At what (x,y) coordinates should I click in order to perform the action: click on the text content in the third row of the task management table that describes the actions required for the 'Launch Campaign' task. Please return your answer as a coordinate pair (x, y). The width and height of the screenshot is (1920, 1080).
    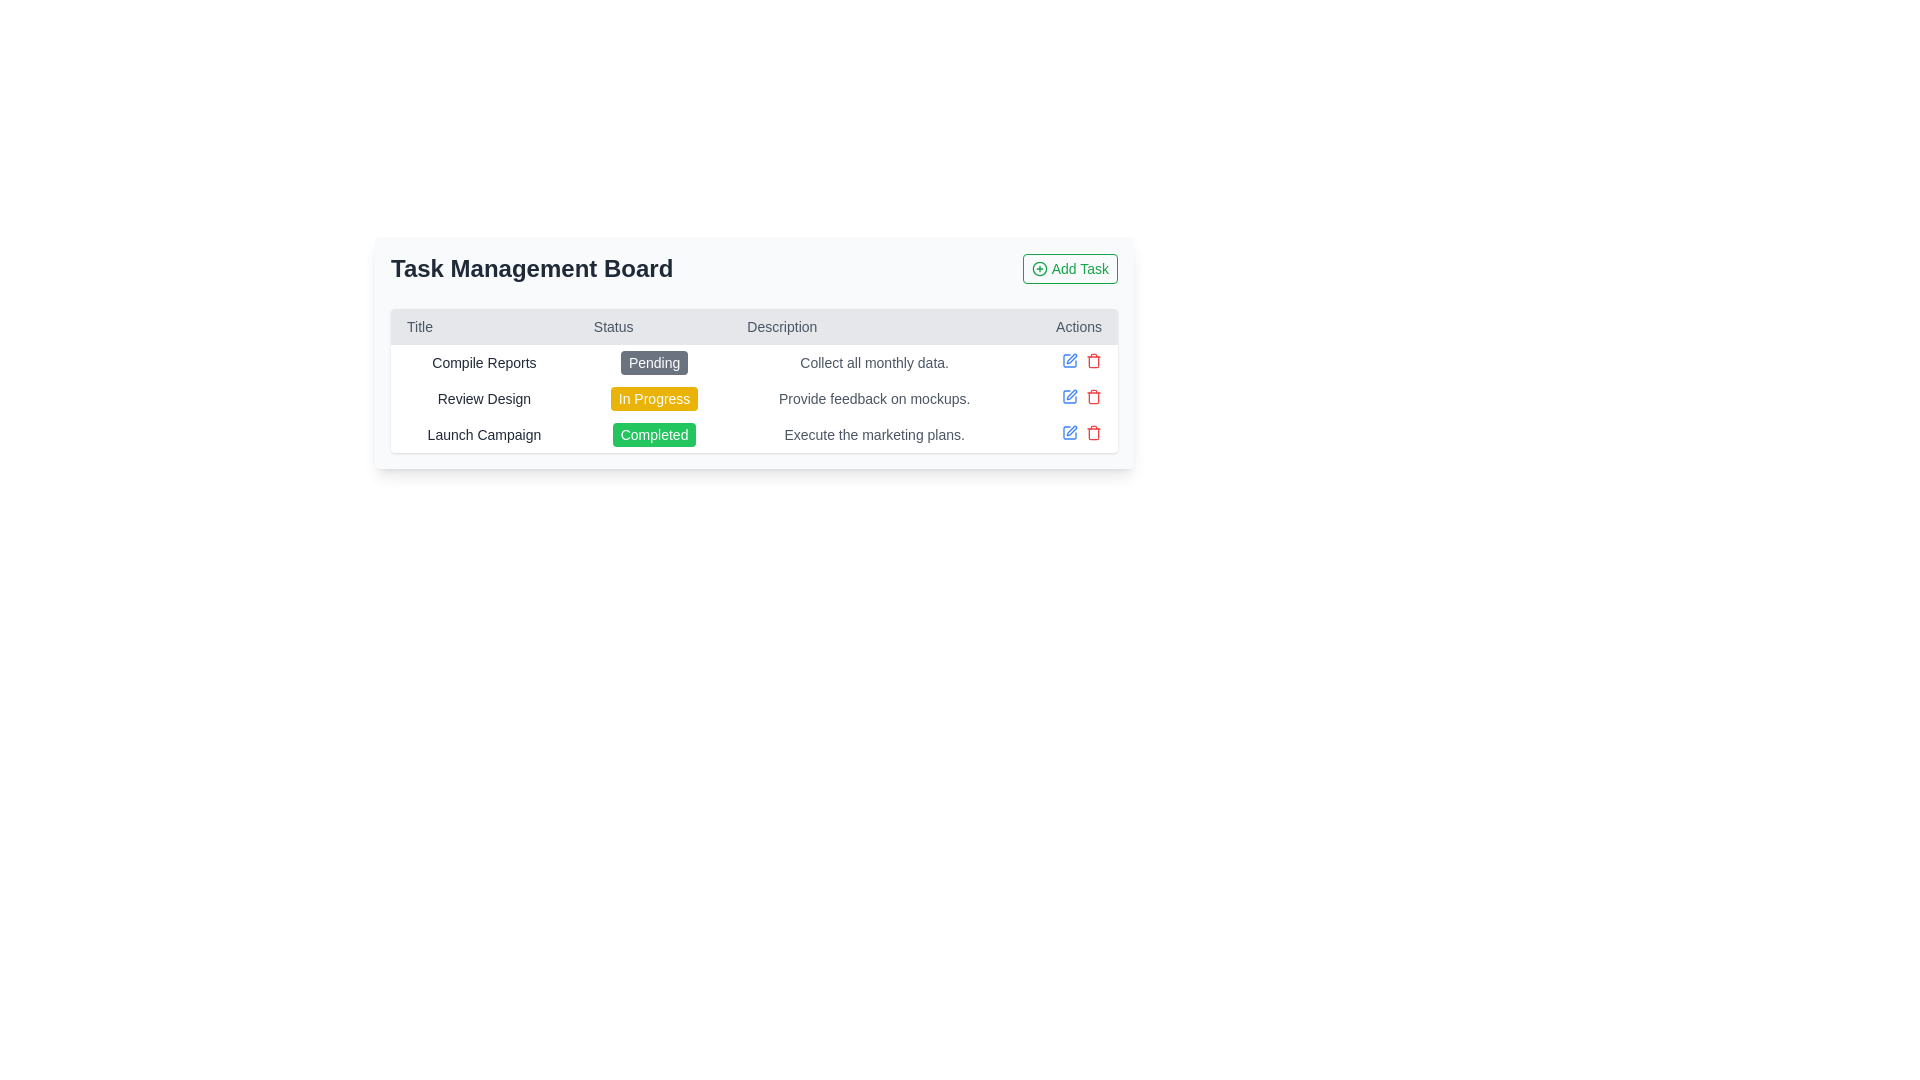
    Looking at the image, I should click on (874, 434).